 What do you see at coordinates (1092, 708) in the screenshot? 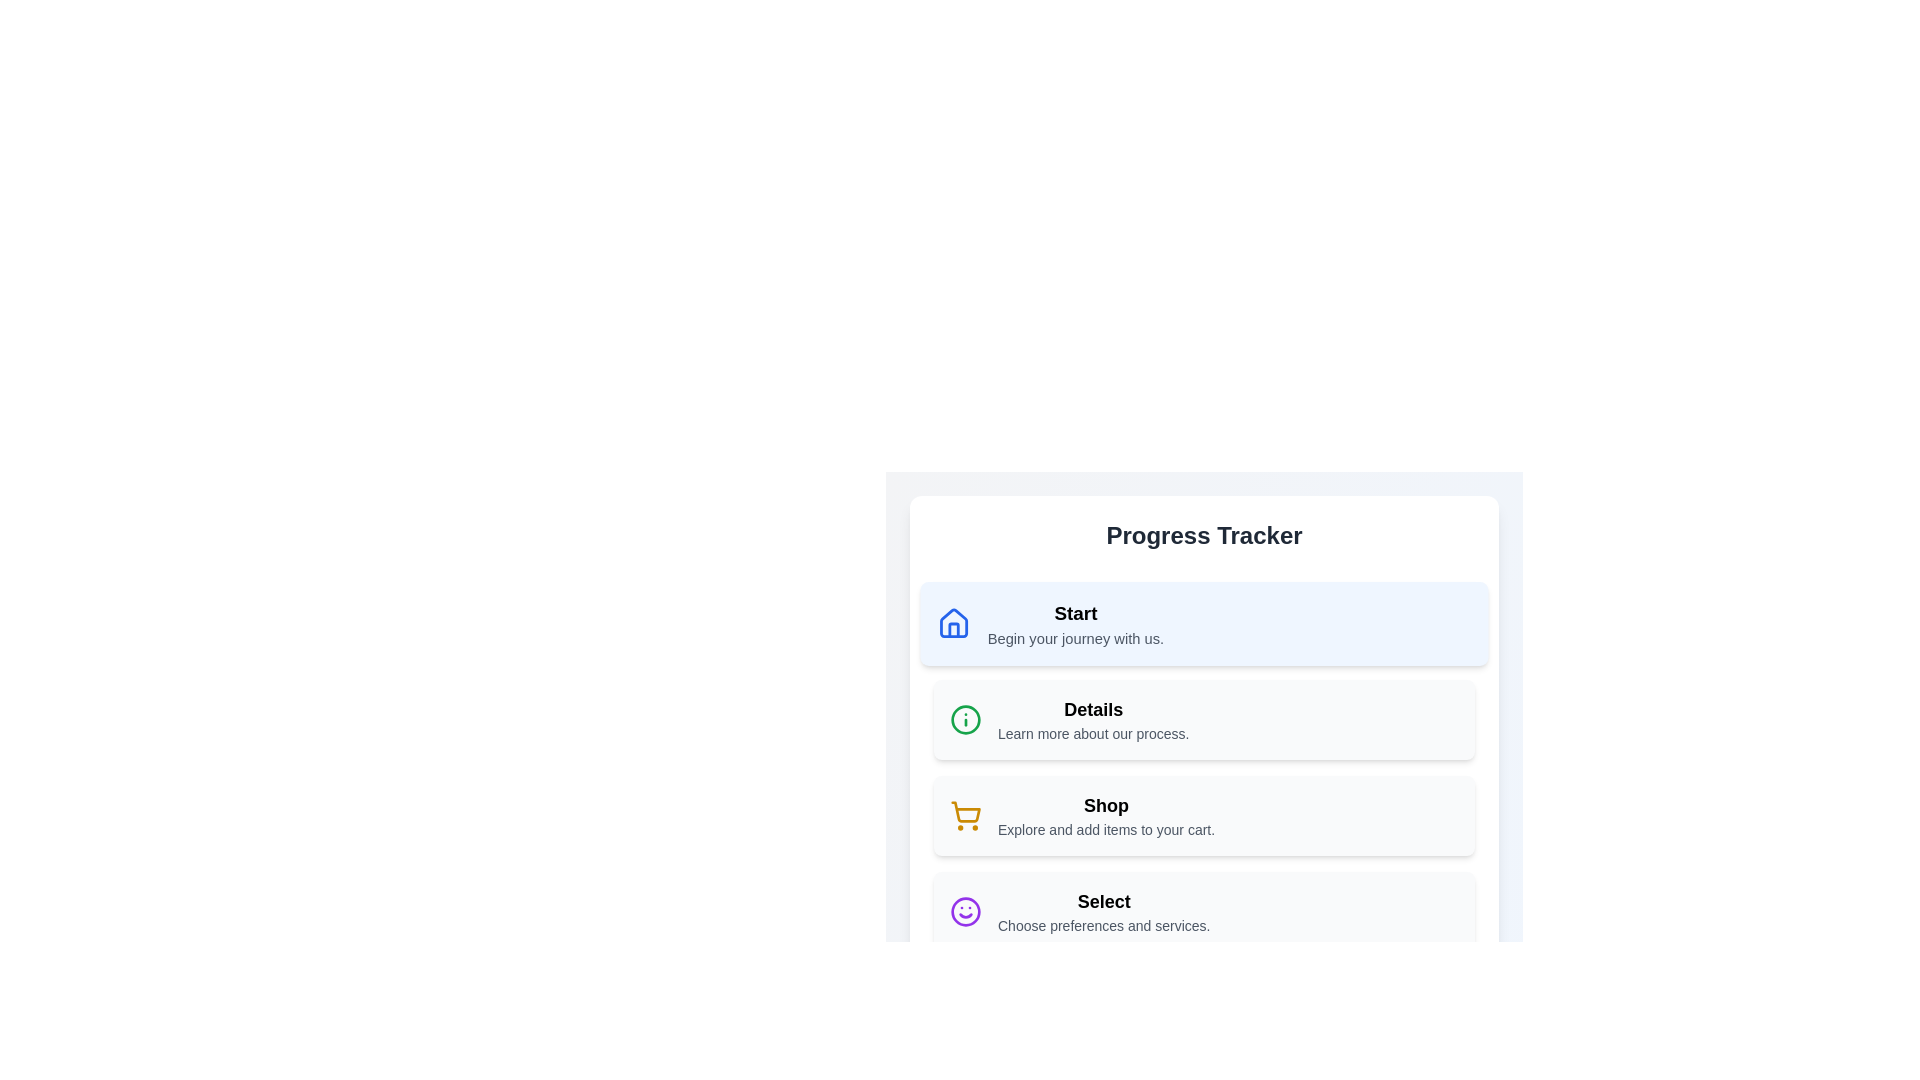
I see `the Text header that serves as the title or heading for the associated content, located in the middle of a vertically arranged list of sections, directly after the section titled 'Start'` at bounding box center [1092, 708].